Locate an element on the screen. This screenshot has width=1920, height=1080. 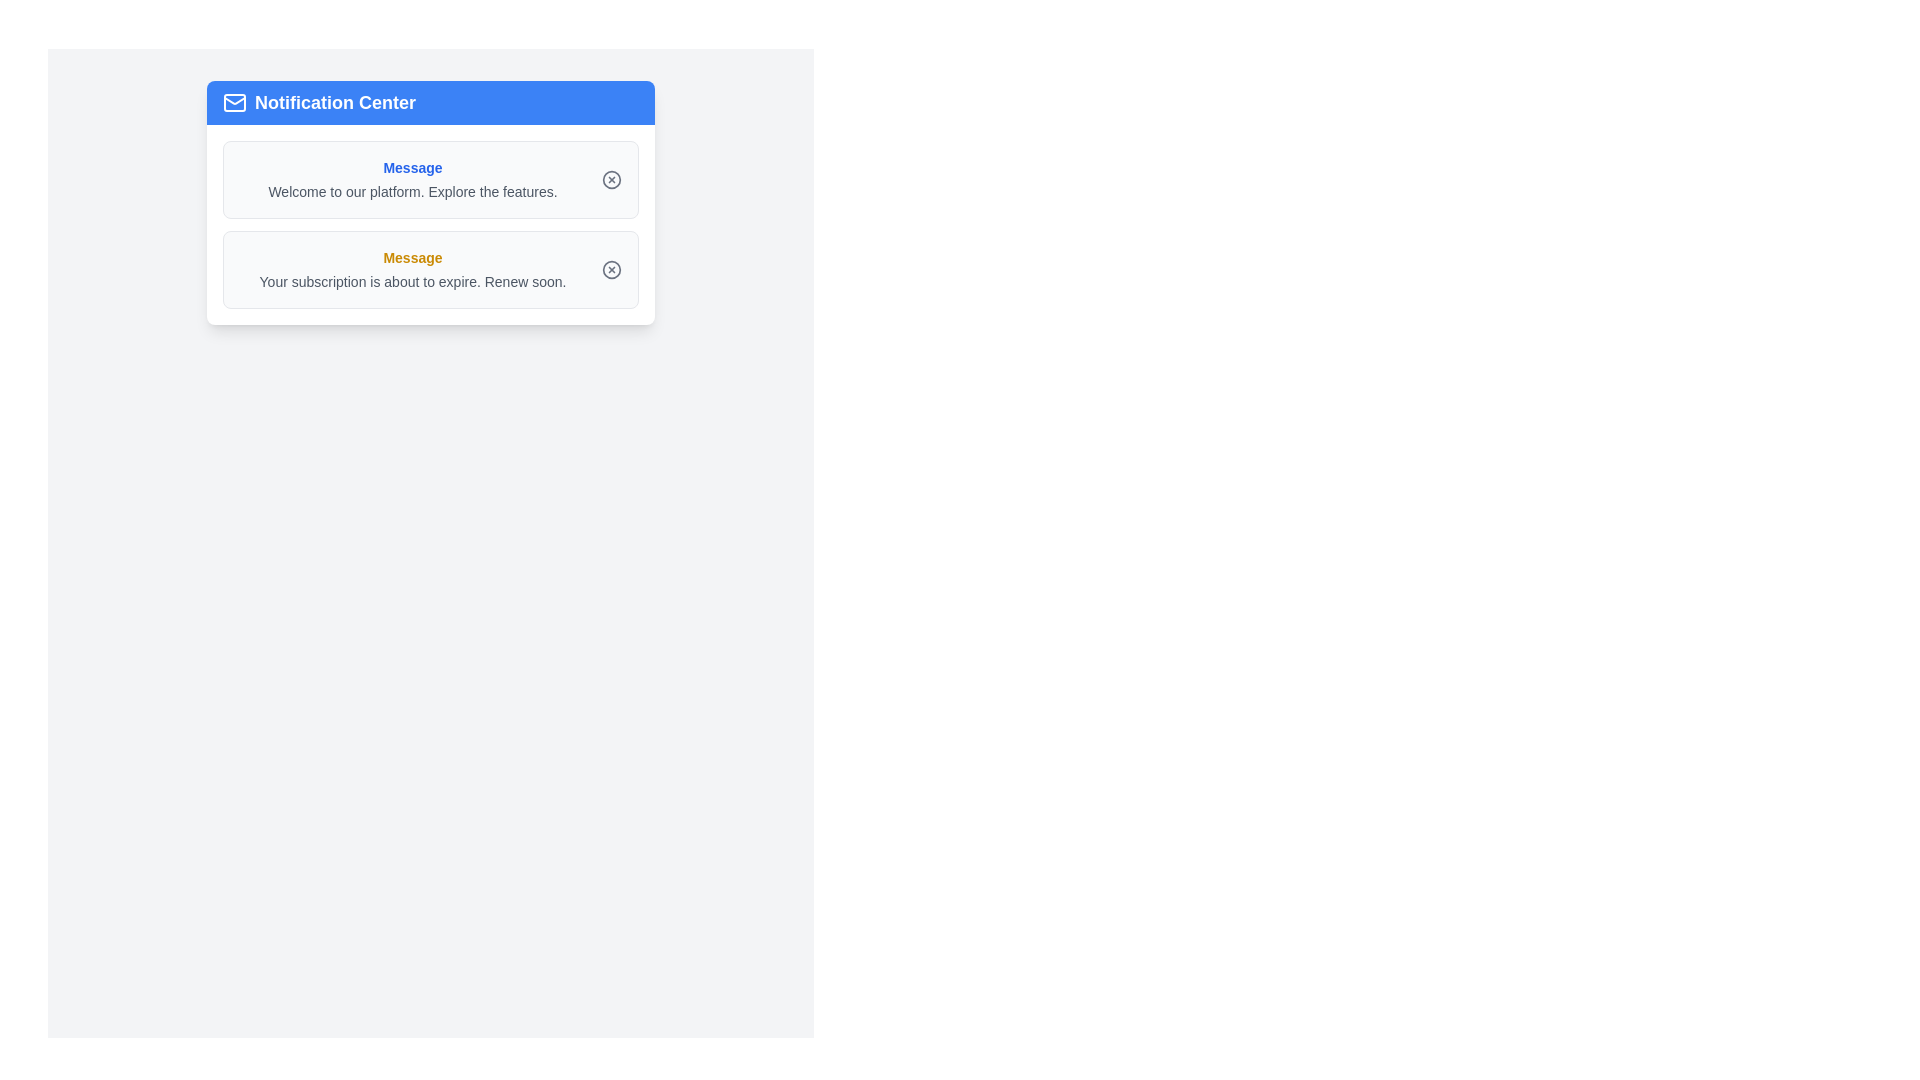
text-based notification message informing the user about their subscription nearing expiration, located in the Notification Center under the title 'Message' in yellow is located at coordinates (411, 281).